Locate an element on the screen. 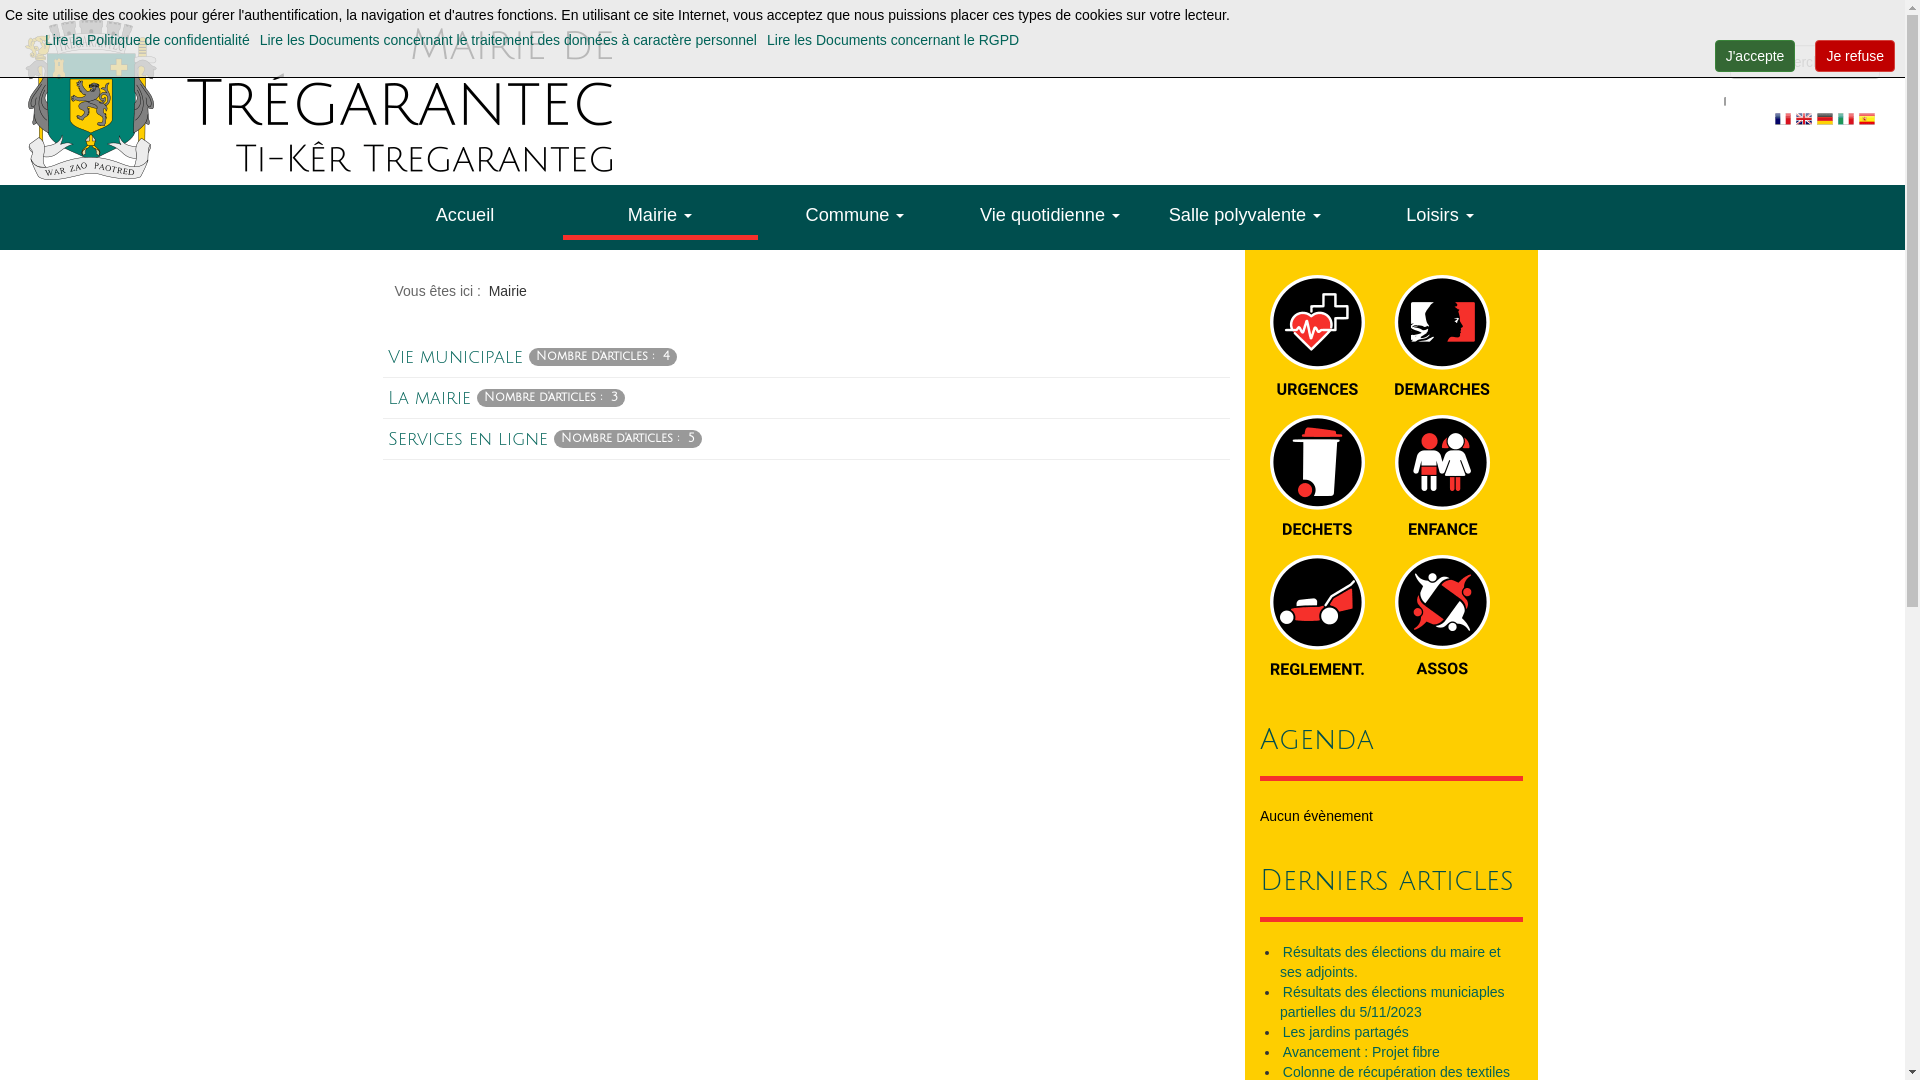 The width and height of the screenshot is (1920, 1080). 'La mairie' is located at coordinates (428, 397).